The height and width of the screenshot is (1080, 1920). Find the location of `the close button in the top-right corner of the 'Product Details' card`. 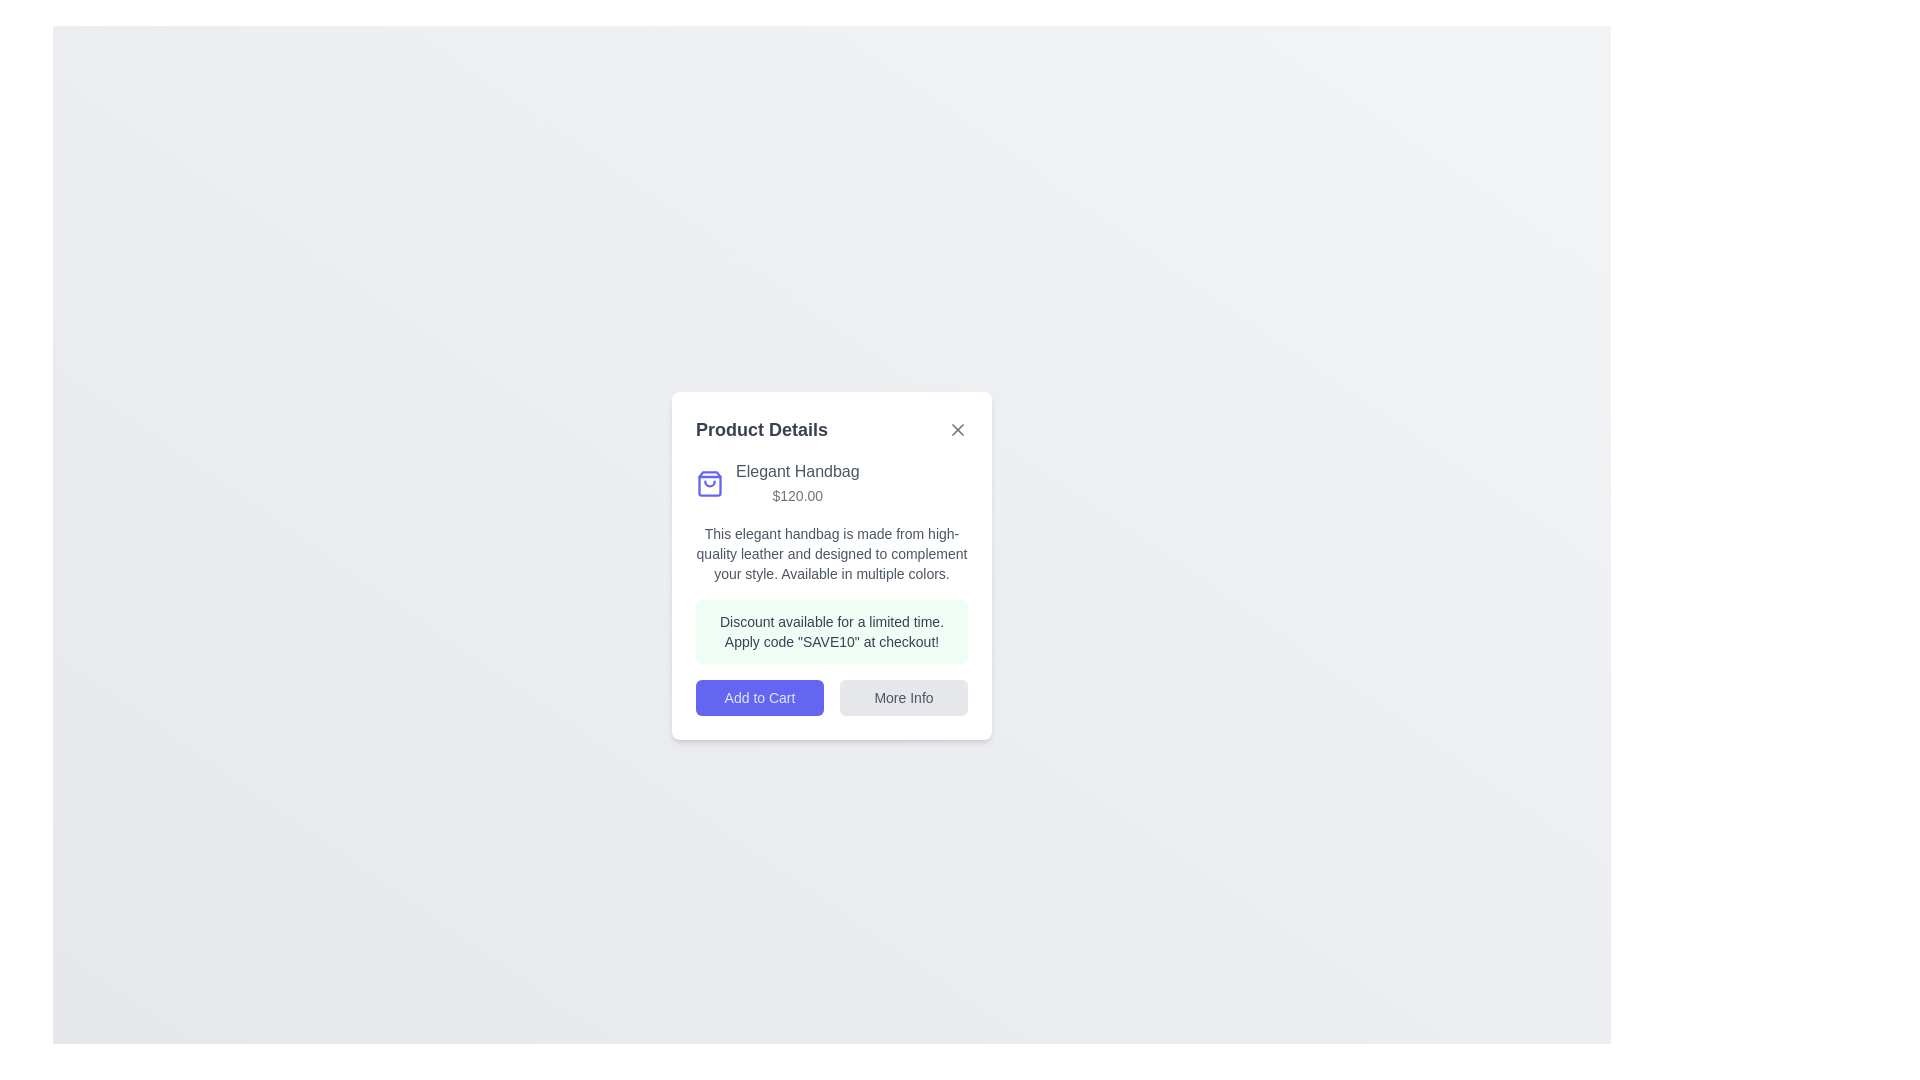

the close button in the top-right corner of the 'Product Details' card is located at coordinates (957, 428).